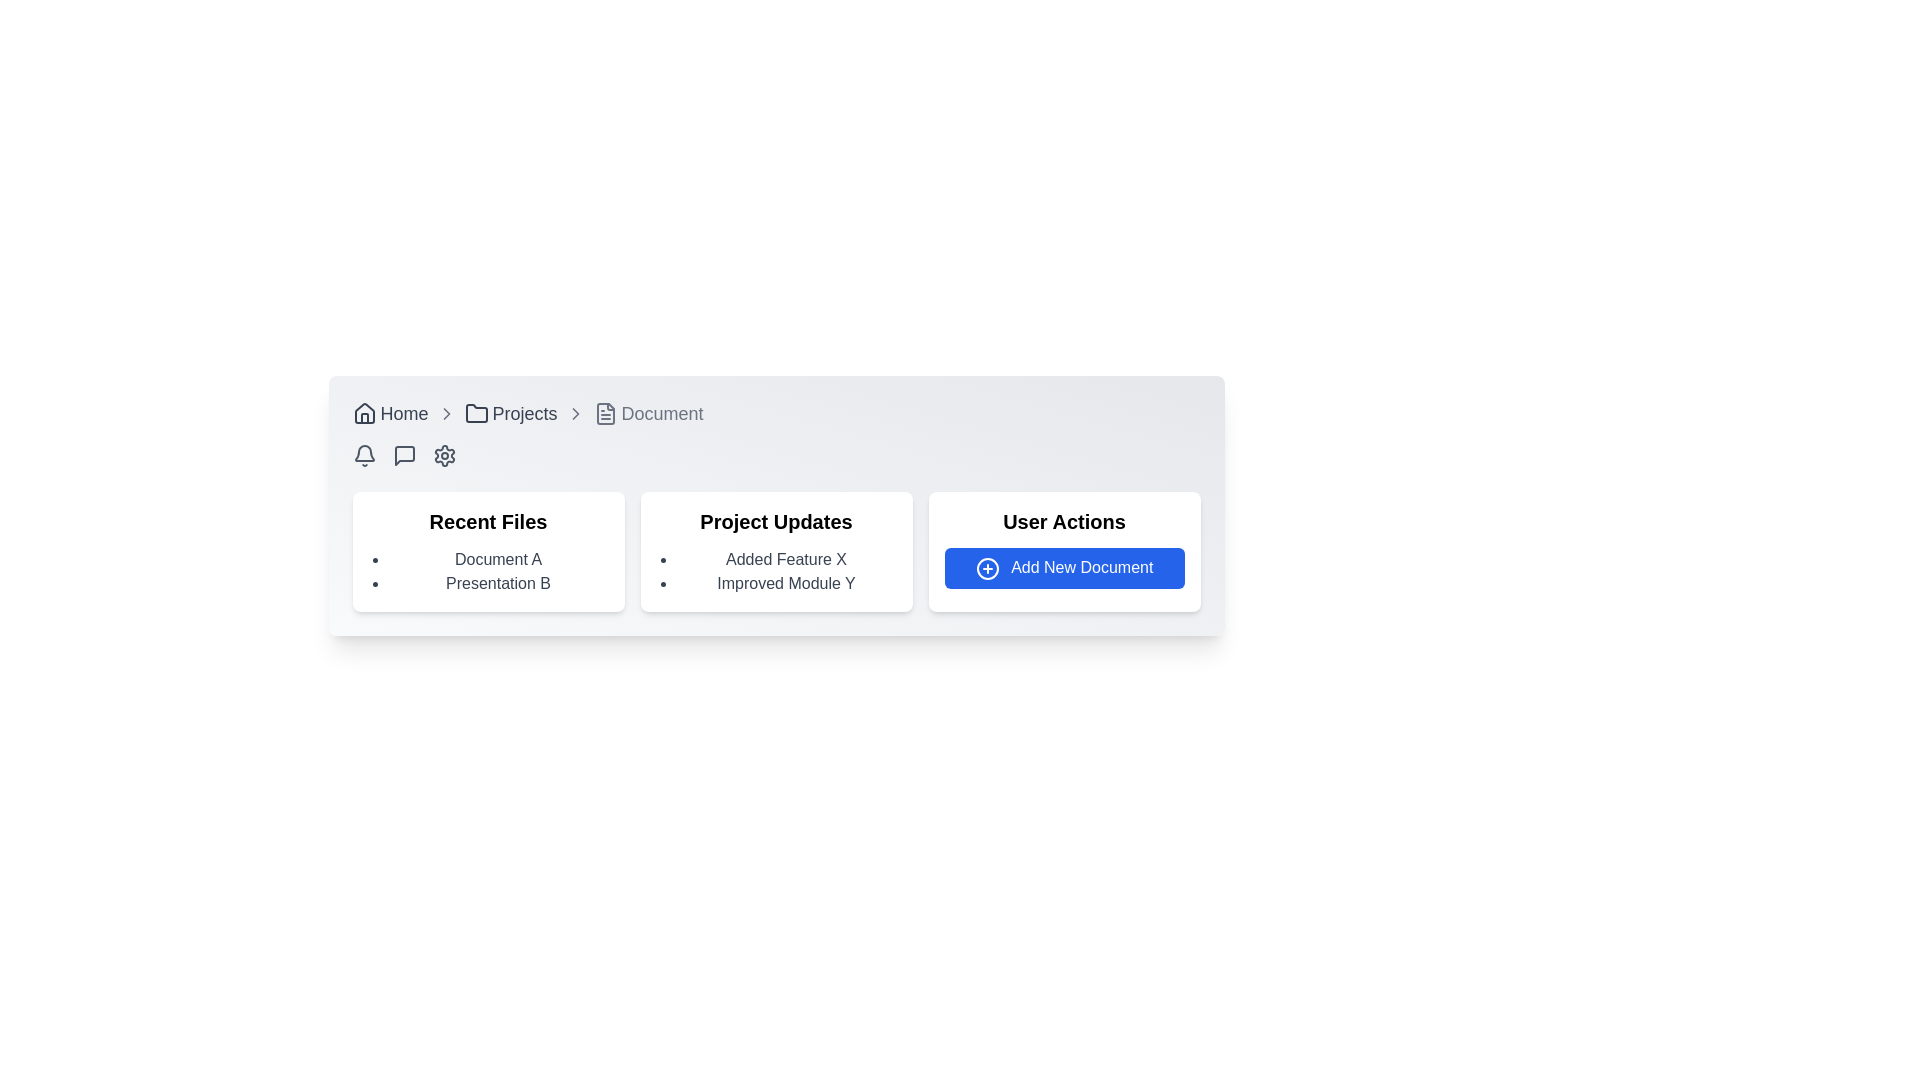  I want to click on information displayed in the text label reading 'Improved Module Y', which is the second item in the bulleted list of the 'Project Updates' section, so click(785, 583).